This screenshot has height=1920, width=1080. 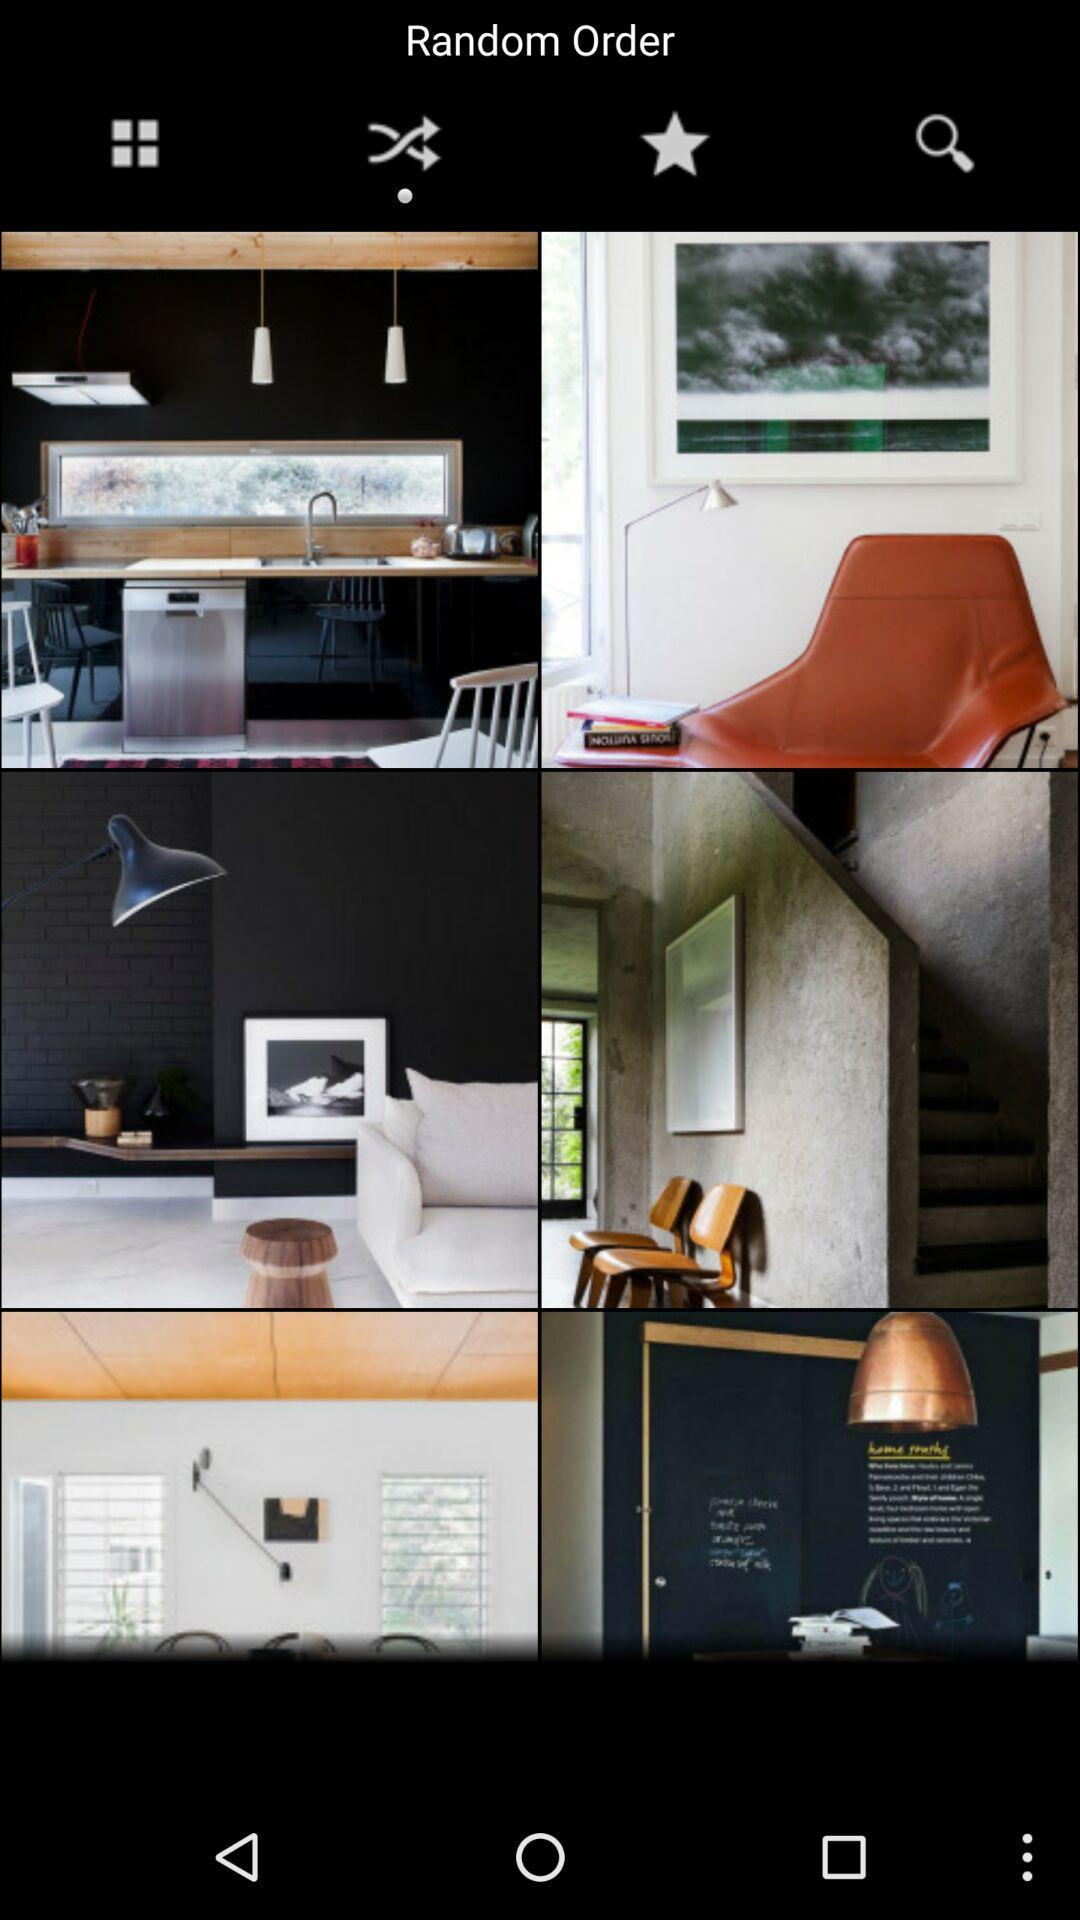 What do you see at coordinates (810, 1040) in the screenshot?
I see `the middle image which is at right hand side` at bounding box center [810, 1040].